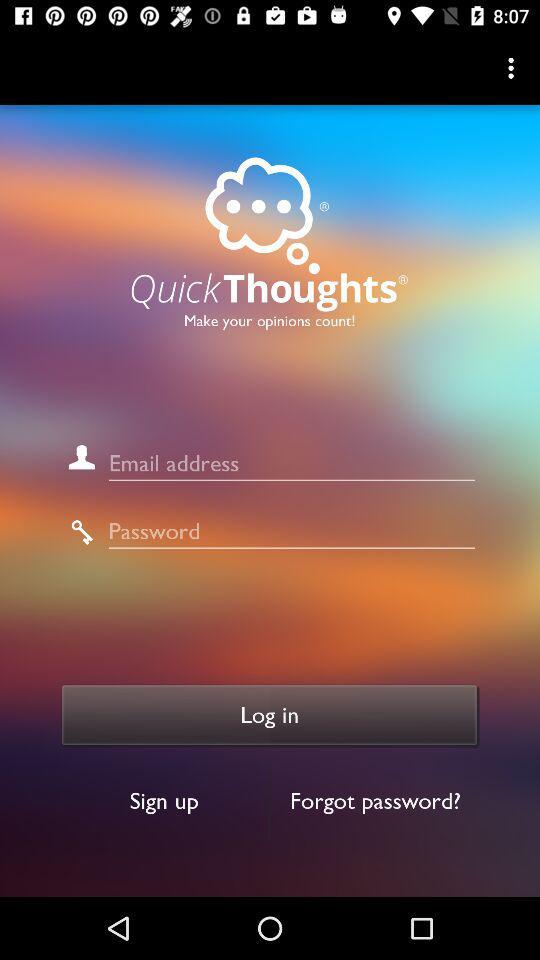 The image size is (540, 960). I want to click on item below log in icon, so click(163, 801).